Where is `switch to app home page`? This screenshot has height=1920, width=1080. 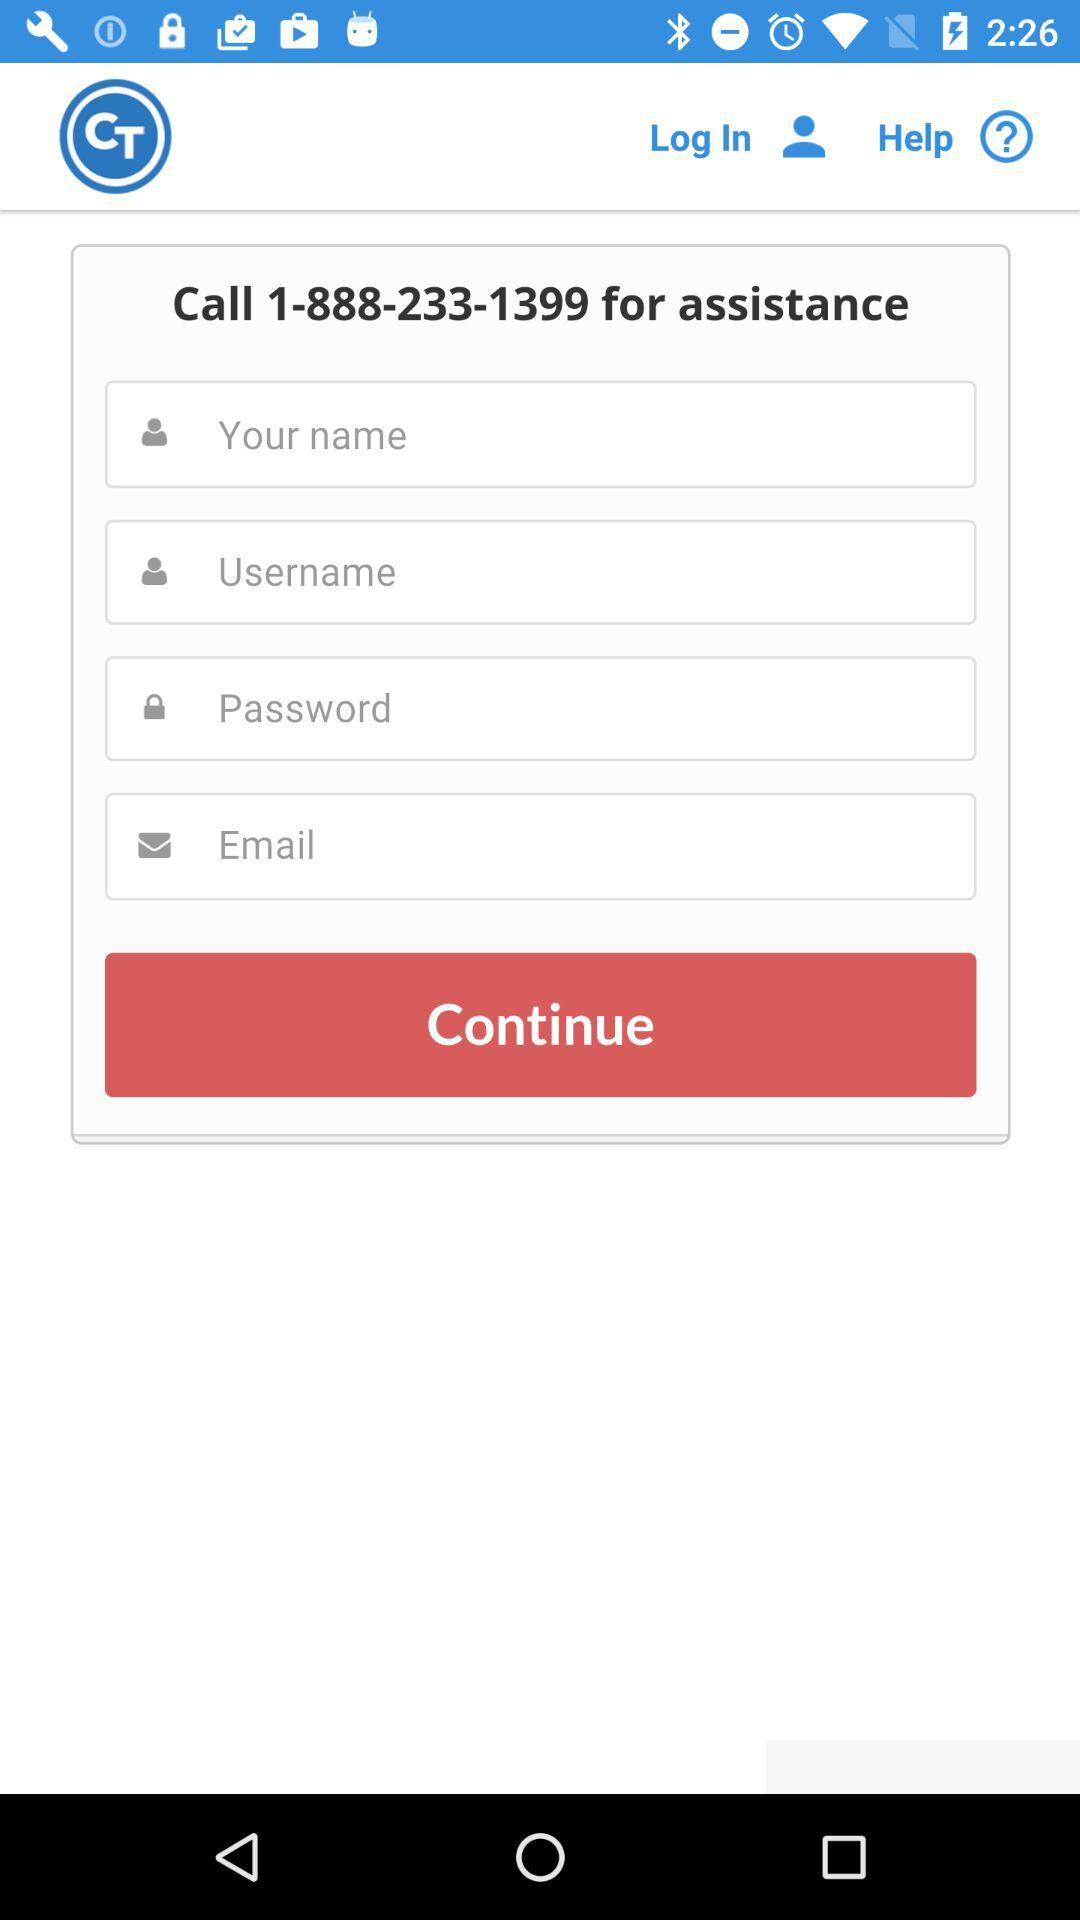 switch to app home page is located at coordinates (115, 135).